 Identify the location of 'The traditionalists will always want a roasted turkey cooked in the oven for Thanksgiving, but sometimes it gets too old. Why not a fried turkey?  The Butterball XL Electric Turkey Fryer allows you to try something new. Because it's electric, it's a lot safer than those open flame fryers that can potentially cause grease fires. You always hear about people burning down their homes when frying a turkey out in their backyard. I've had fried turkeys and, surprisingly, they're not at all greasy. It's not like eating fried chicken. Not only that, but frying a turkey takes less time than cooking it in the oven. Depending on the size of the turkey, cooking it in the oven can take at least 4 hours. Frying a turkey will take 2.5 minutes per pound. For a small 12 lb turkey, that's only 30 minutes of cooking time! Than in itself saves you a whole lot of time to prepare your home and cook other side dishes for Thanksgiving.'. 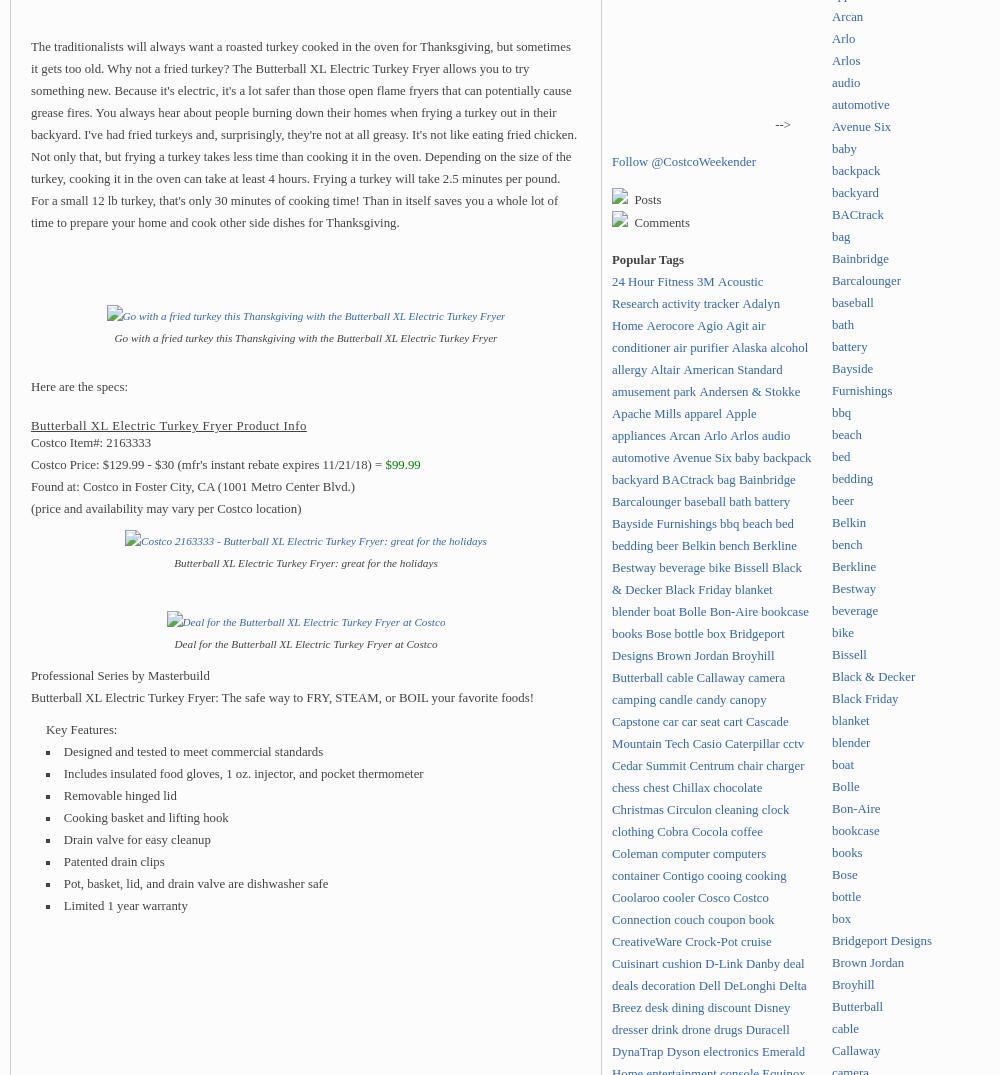
(304, 133).